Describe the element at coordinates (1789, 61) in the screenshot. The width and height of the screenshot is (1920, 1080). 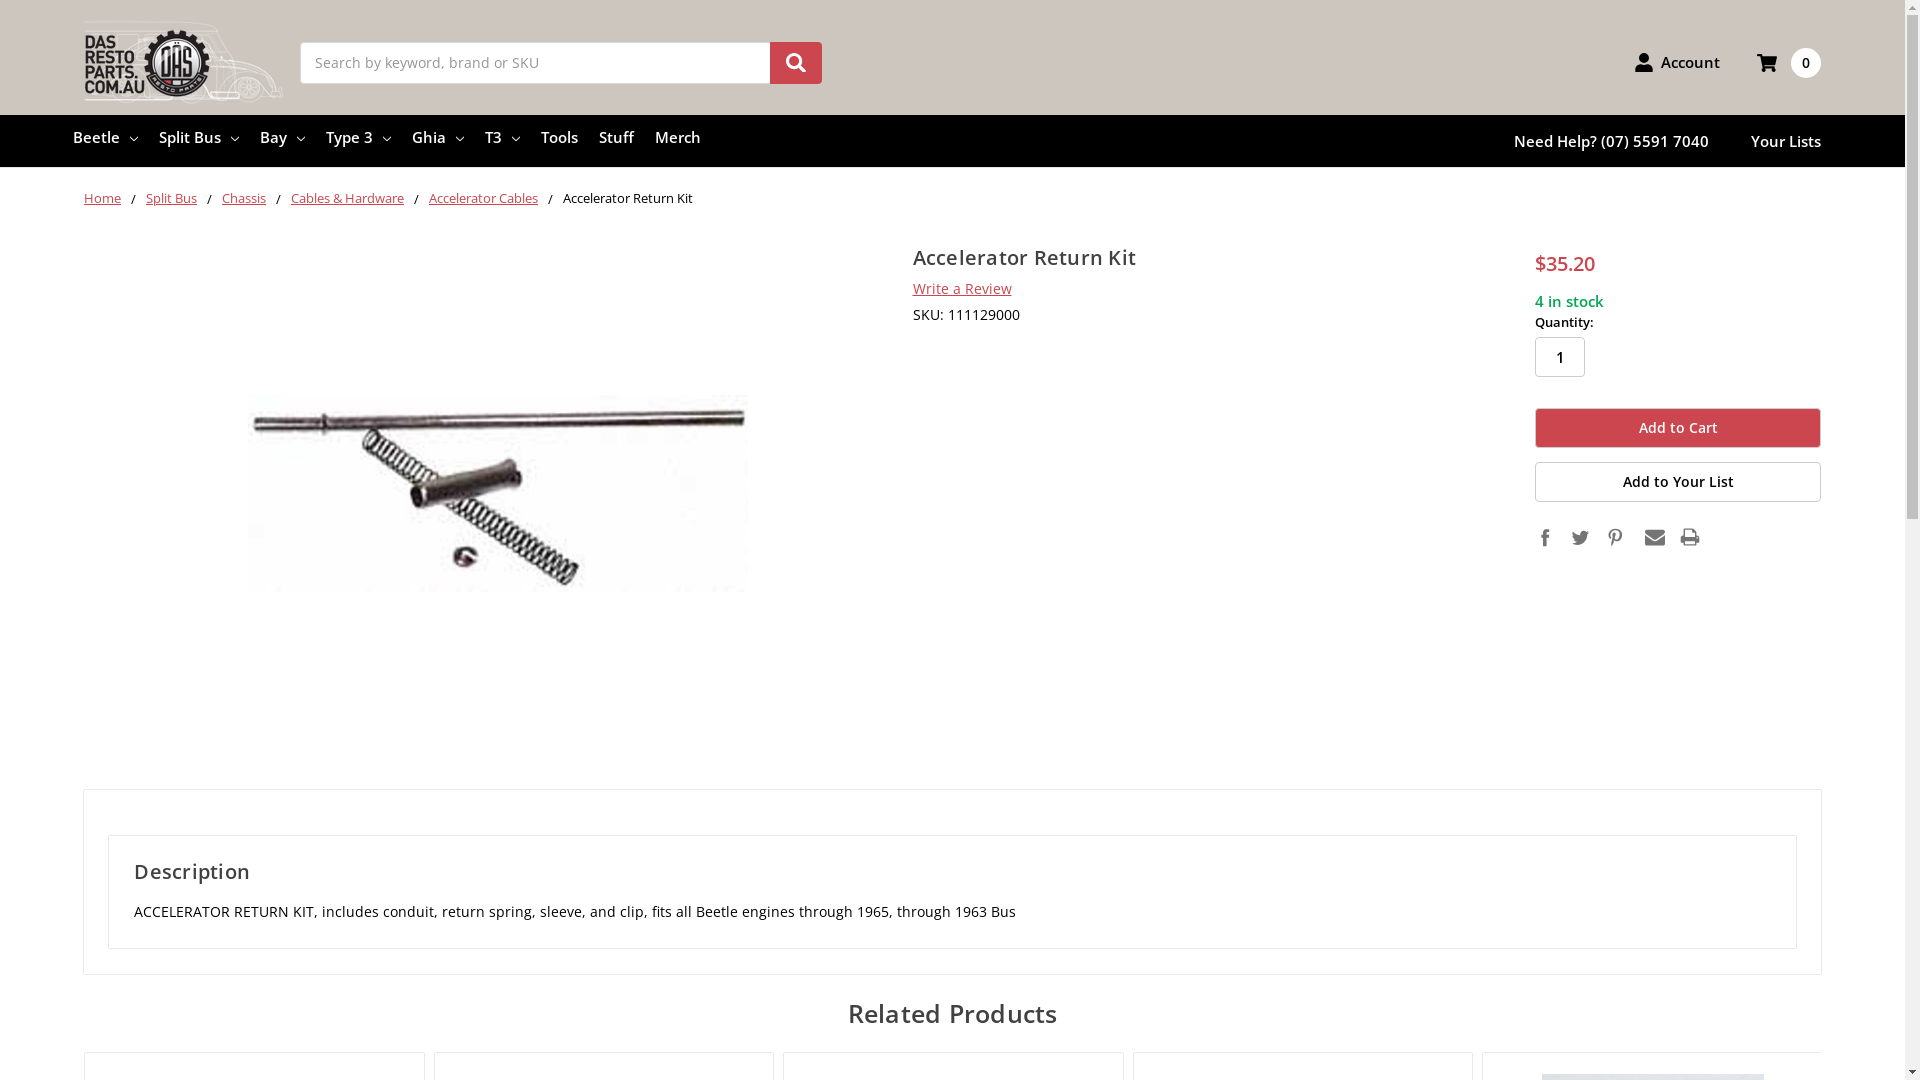
I see `'0'` at that location.